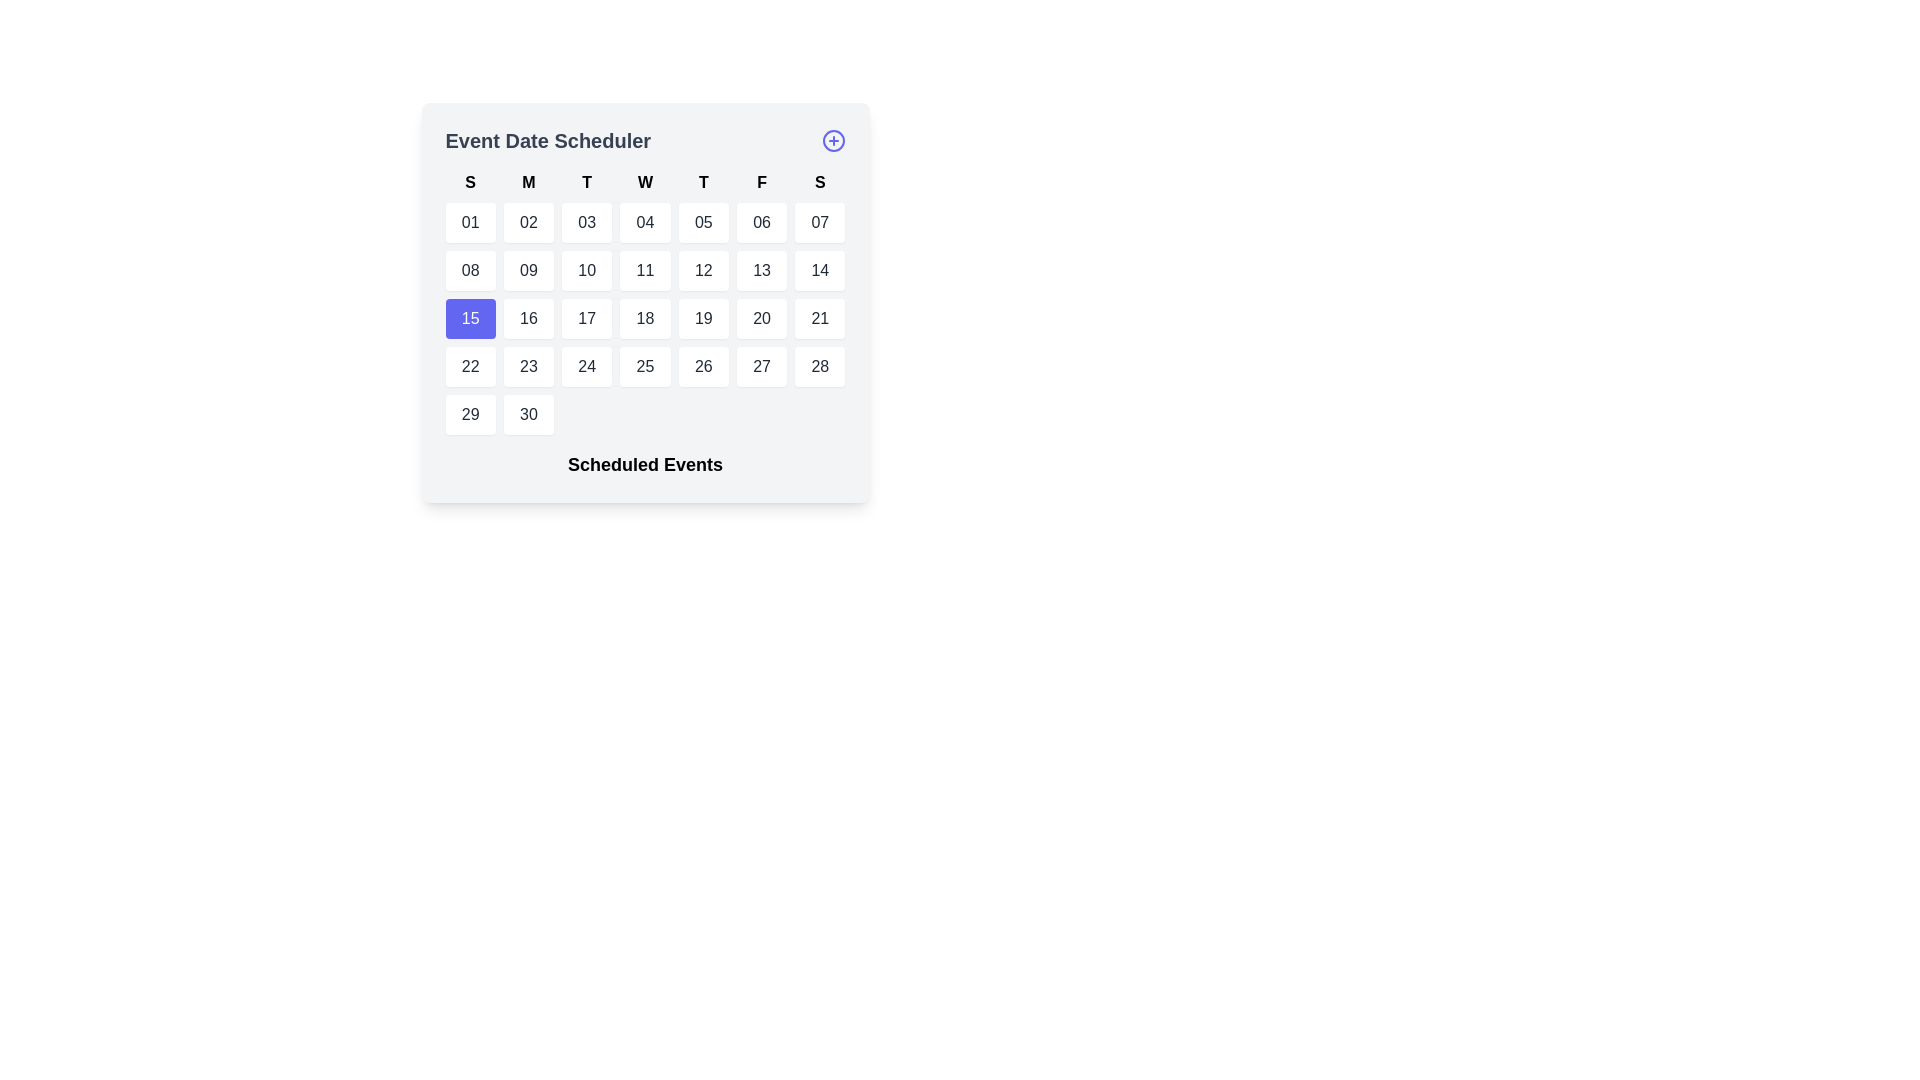 The height and width of the screenshot is (1080, 1920). I want to click on the button representing the sixth day in the Friday column of the calendar, so click(761, 366).